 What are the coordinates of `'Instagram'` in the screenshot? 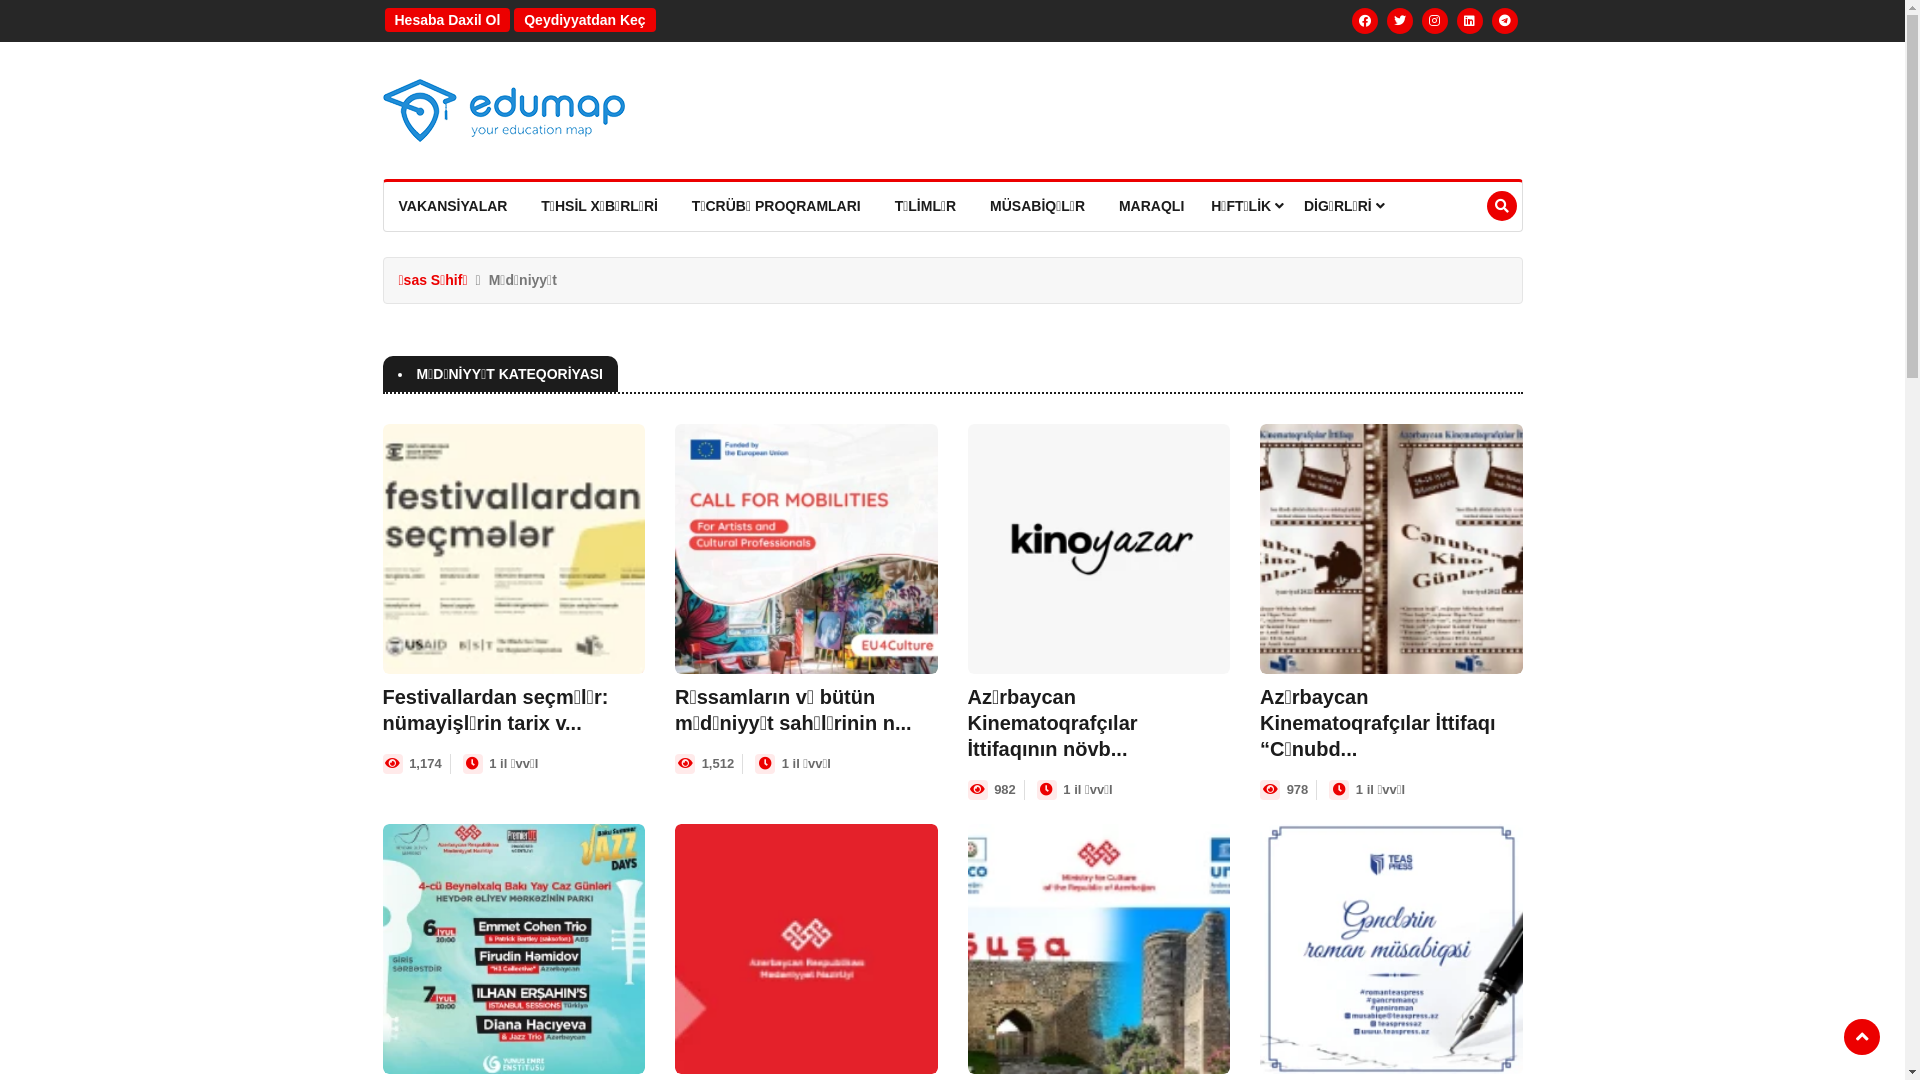 It's located at (1420, 20).